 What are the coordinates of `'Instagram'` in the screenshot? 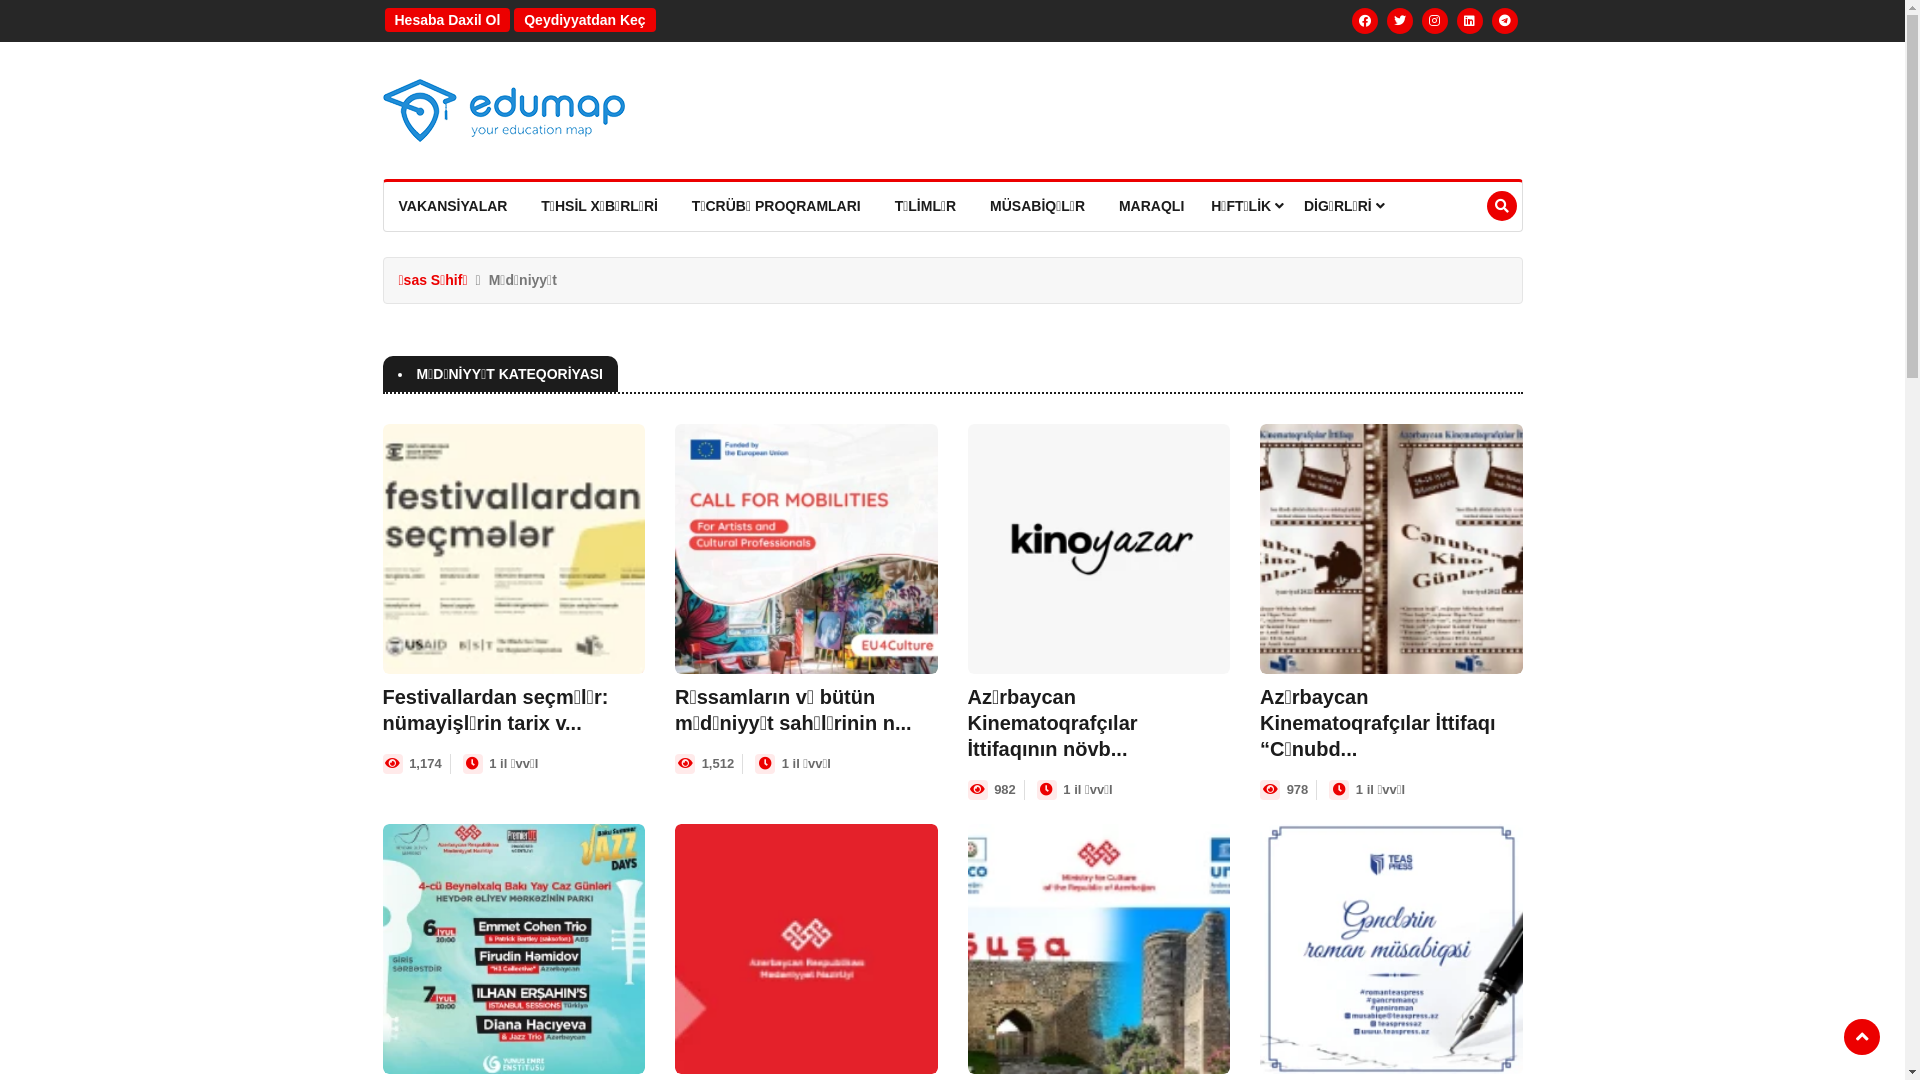 It's located at (1420, 20).